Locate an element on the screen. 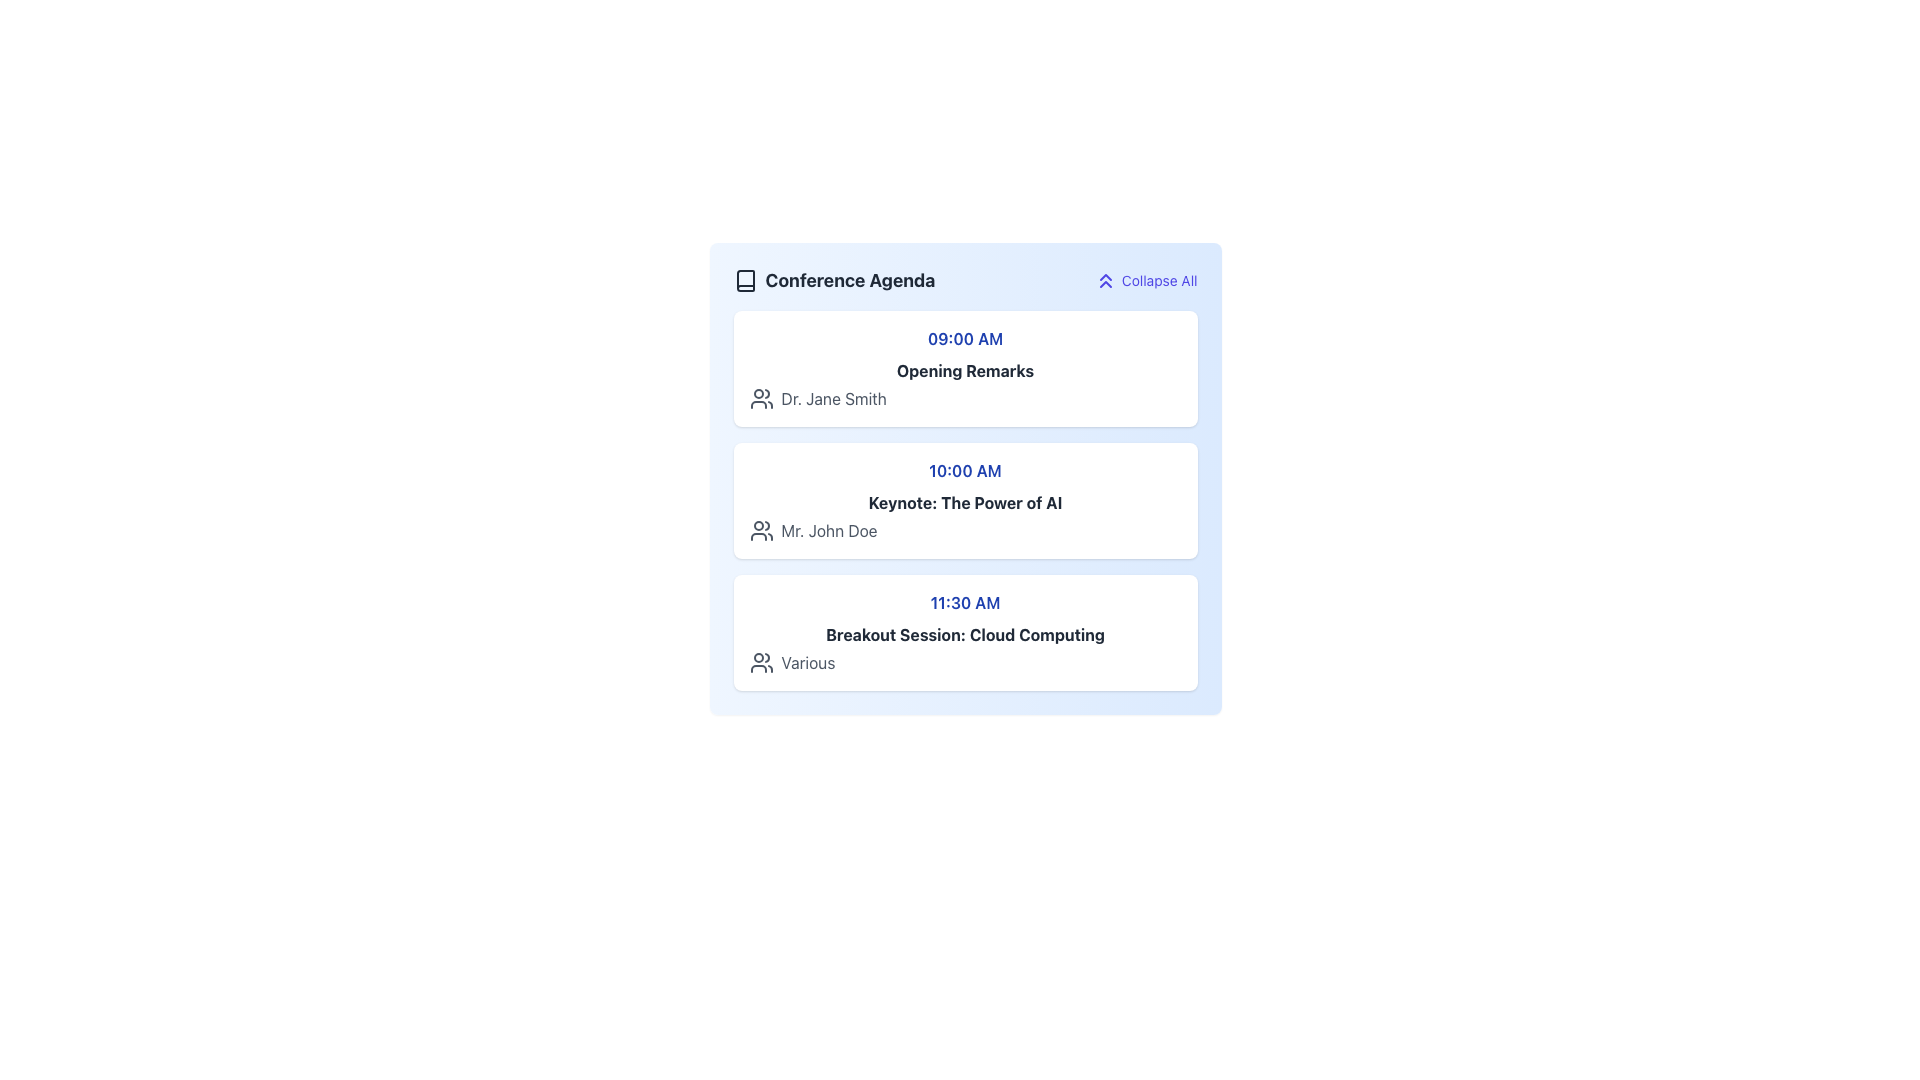  the leftmost icon of the 'Collapse All' button located in the top-right corner of the card is located at coordinates (1104, 281).